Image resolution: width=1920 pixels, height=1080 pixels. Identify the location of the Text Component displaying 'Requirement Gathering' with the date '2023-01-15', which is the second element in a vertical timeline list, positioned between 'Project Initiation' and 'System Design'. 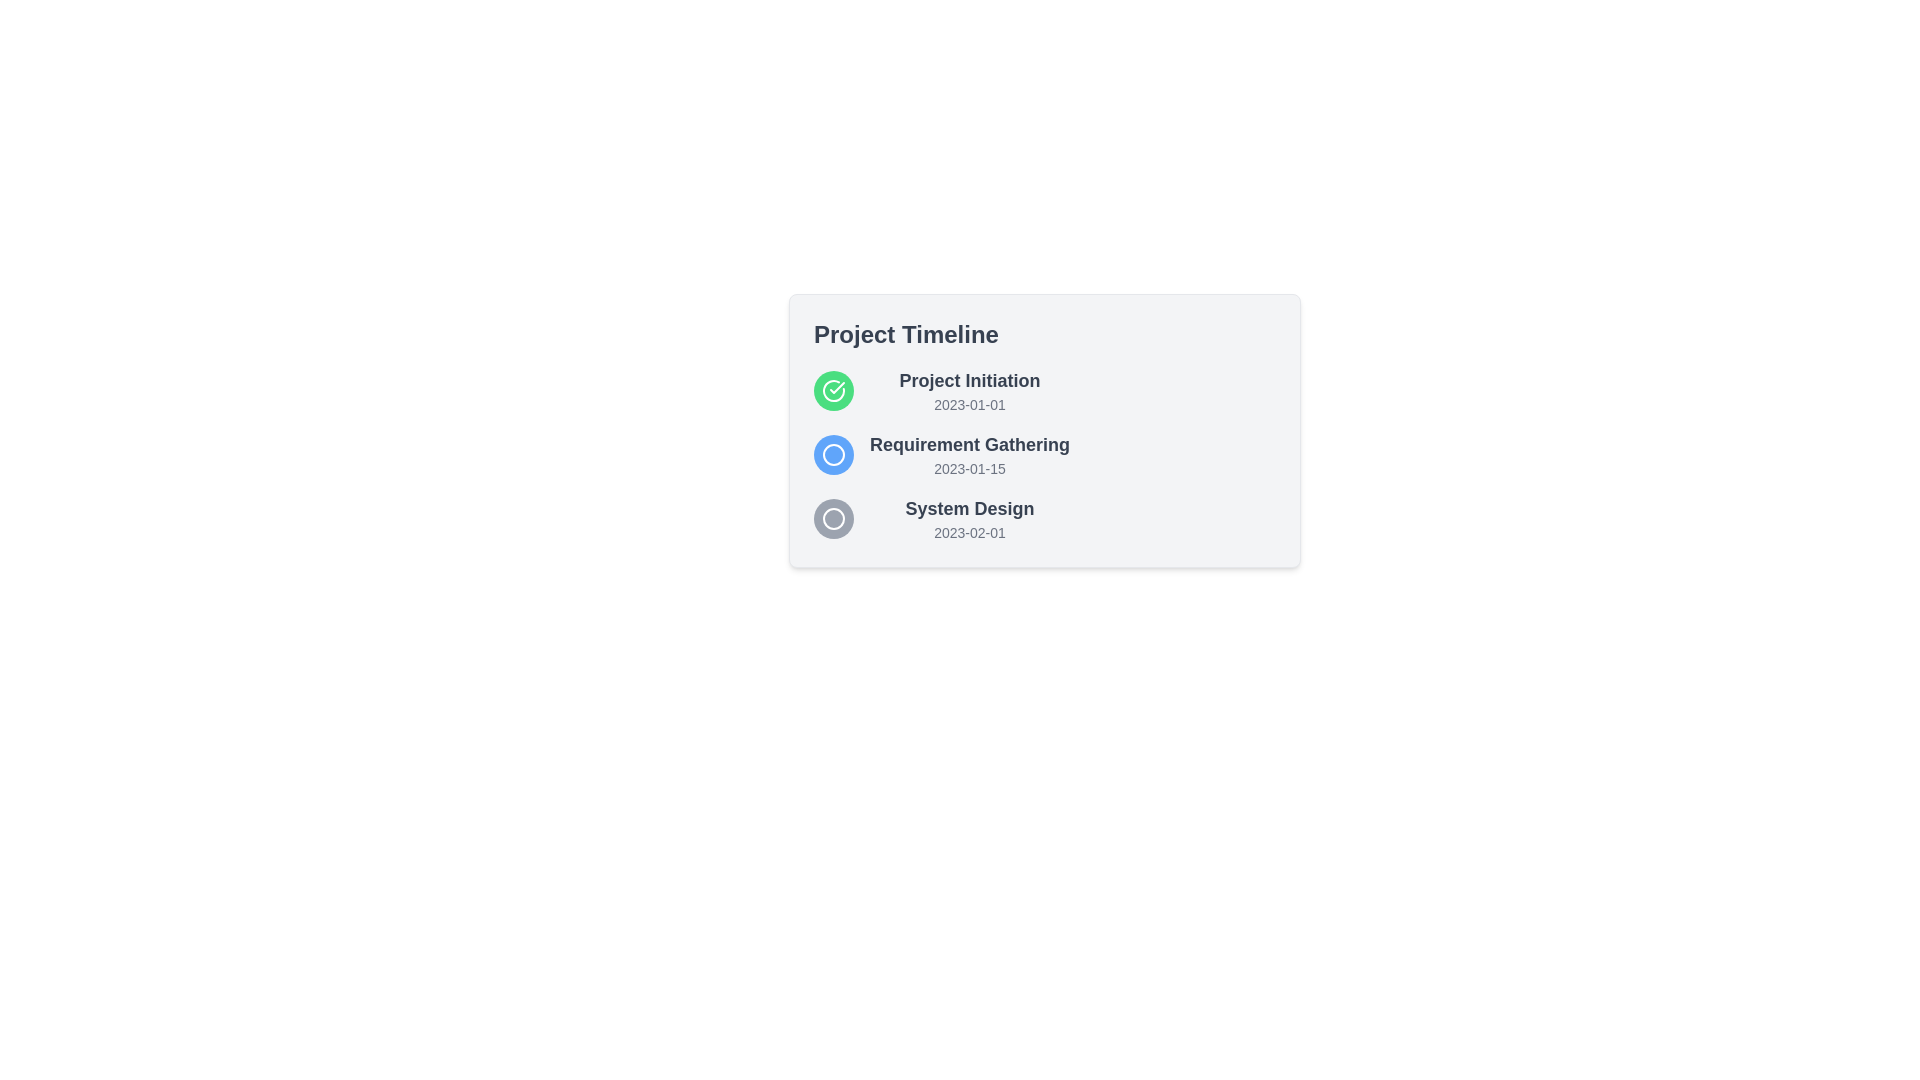
(969, 455).